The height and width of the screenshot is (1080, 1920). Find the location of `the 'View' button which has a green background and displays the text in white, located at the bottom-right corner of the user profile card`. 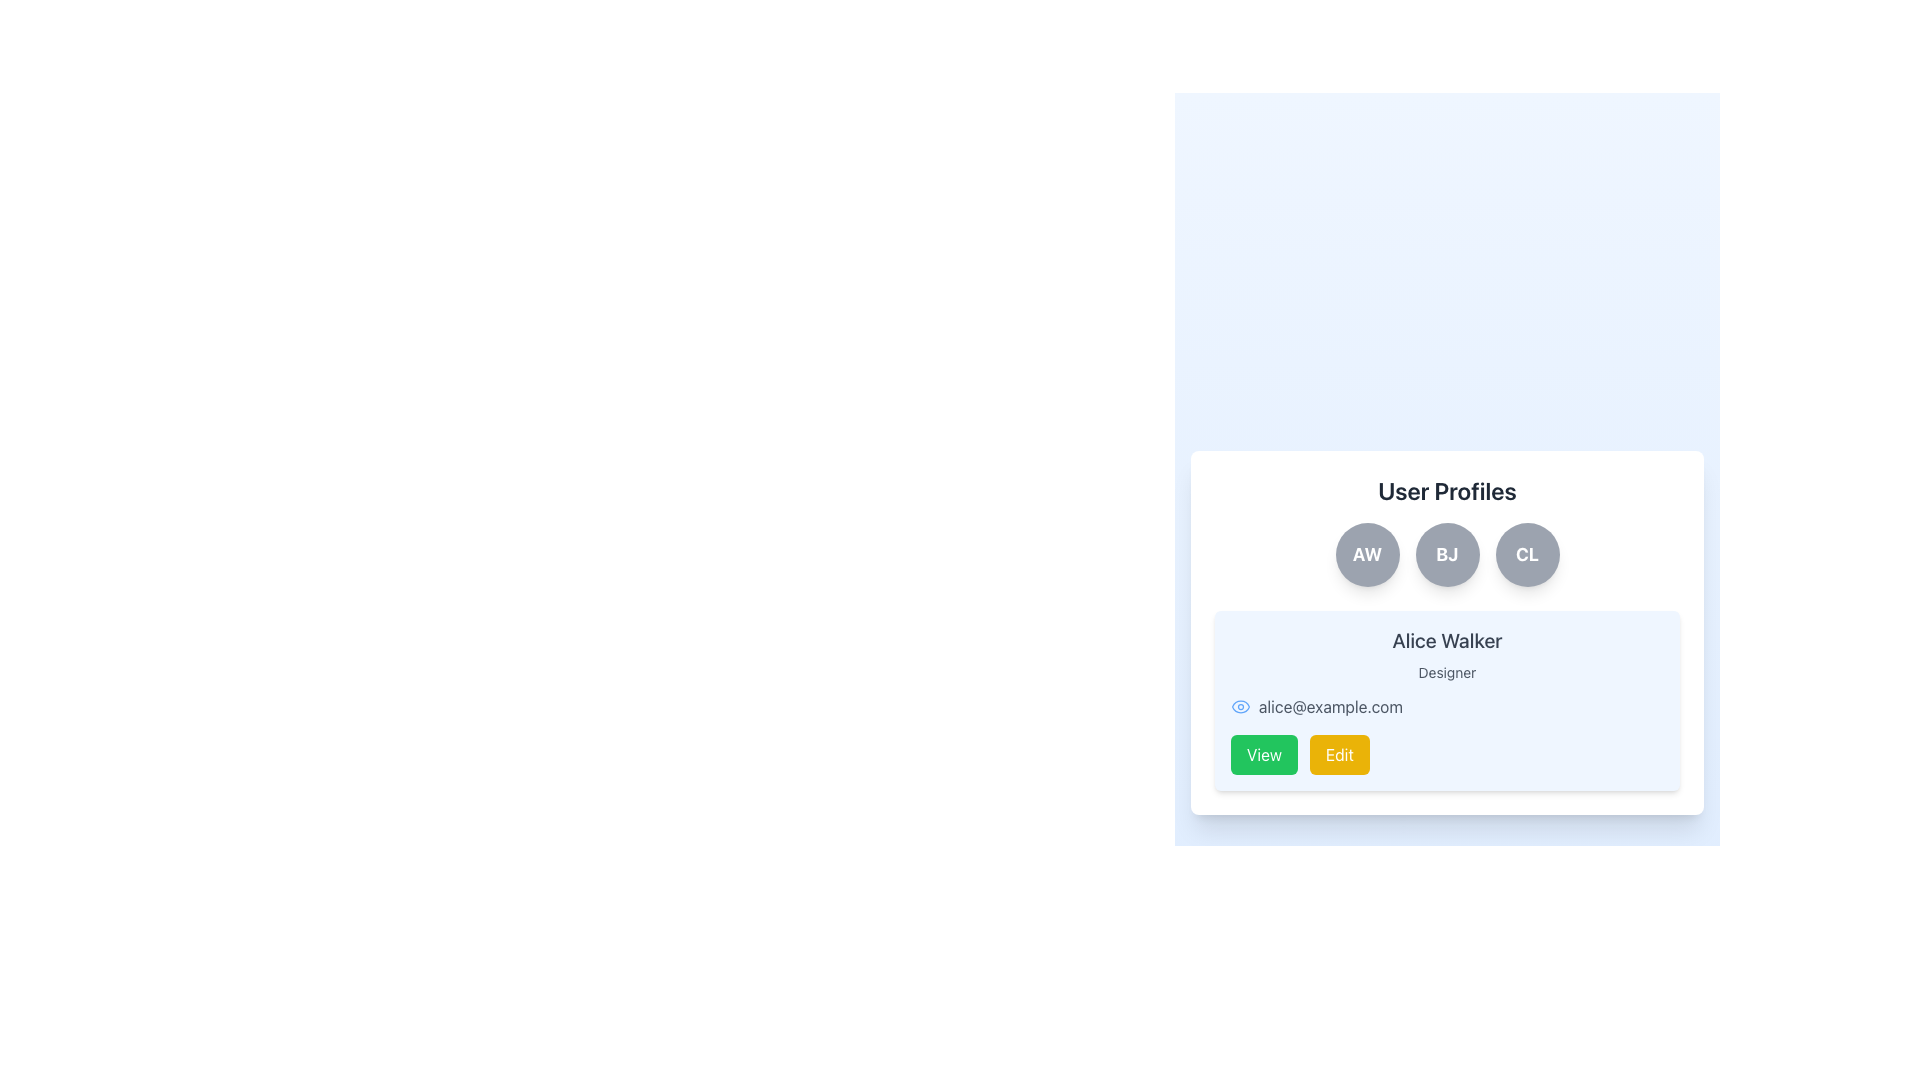

the 'View' button which has a green background and displays the text in white, located at the bottom-right corner of the user profile card is located at coordinates (1263, 755).